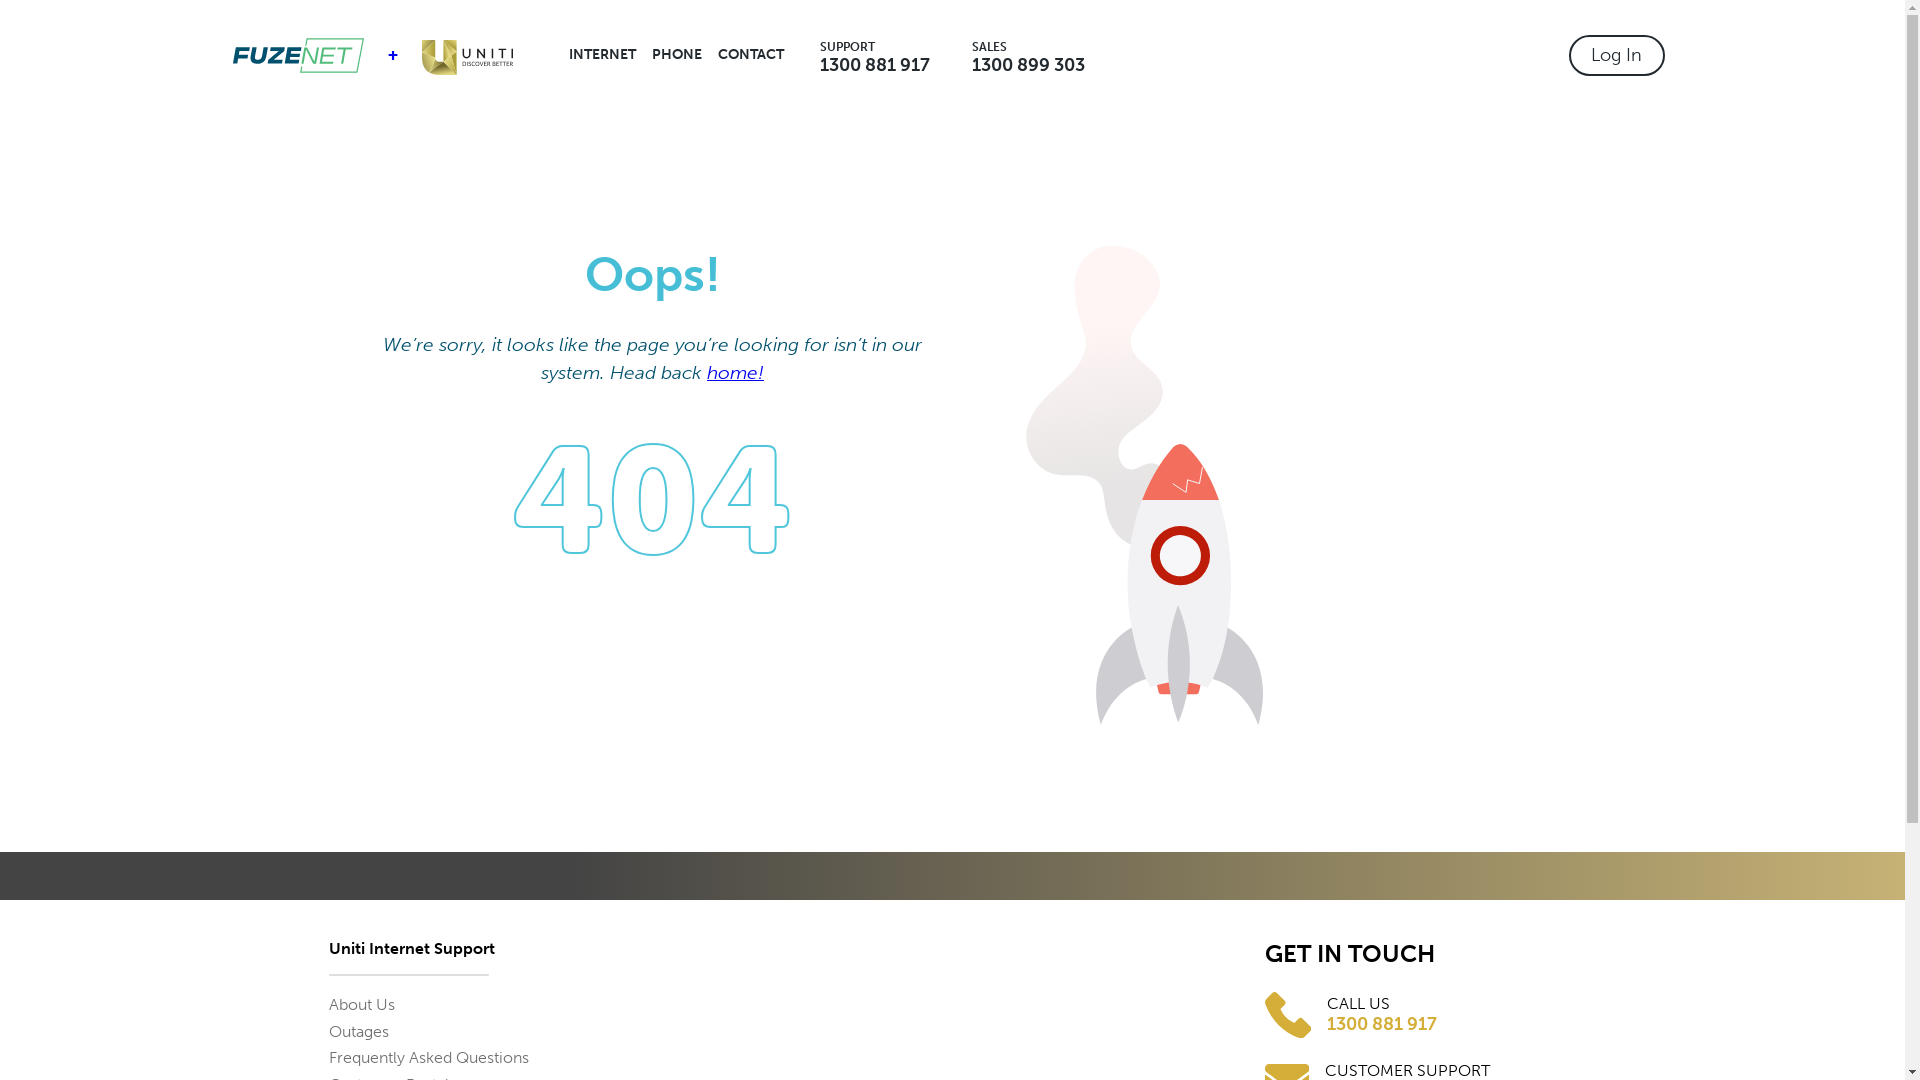 Image resolution: width=1920 pixels, height=1080 pixels. Describe the element at coordinates (1381, 1024) in the screenshot. I see `'1300 881 917'` at that location.